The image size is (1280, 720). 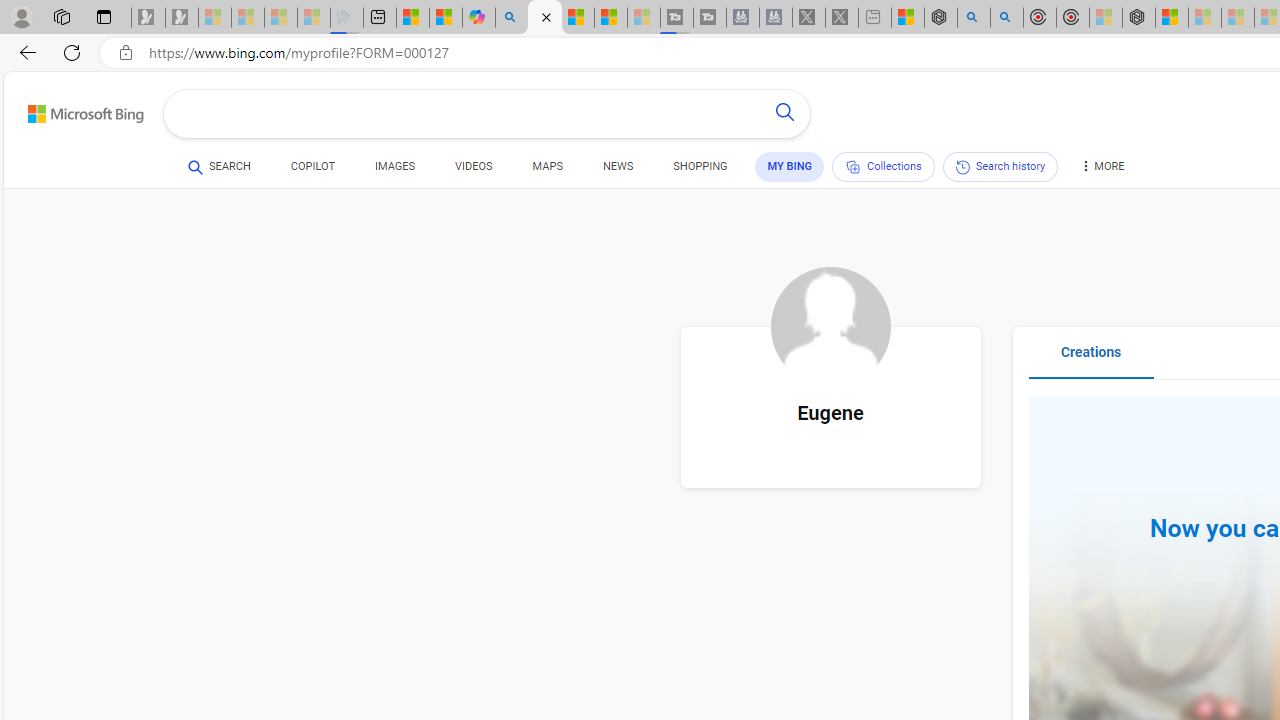 What do you see at coordinates (617, 168) in the screenshot?
I see `'NEWS'` at bounding box center [617, 168].